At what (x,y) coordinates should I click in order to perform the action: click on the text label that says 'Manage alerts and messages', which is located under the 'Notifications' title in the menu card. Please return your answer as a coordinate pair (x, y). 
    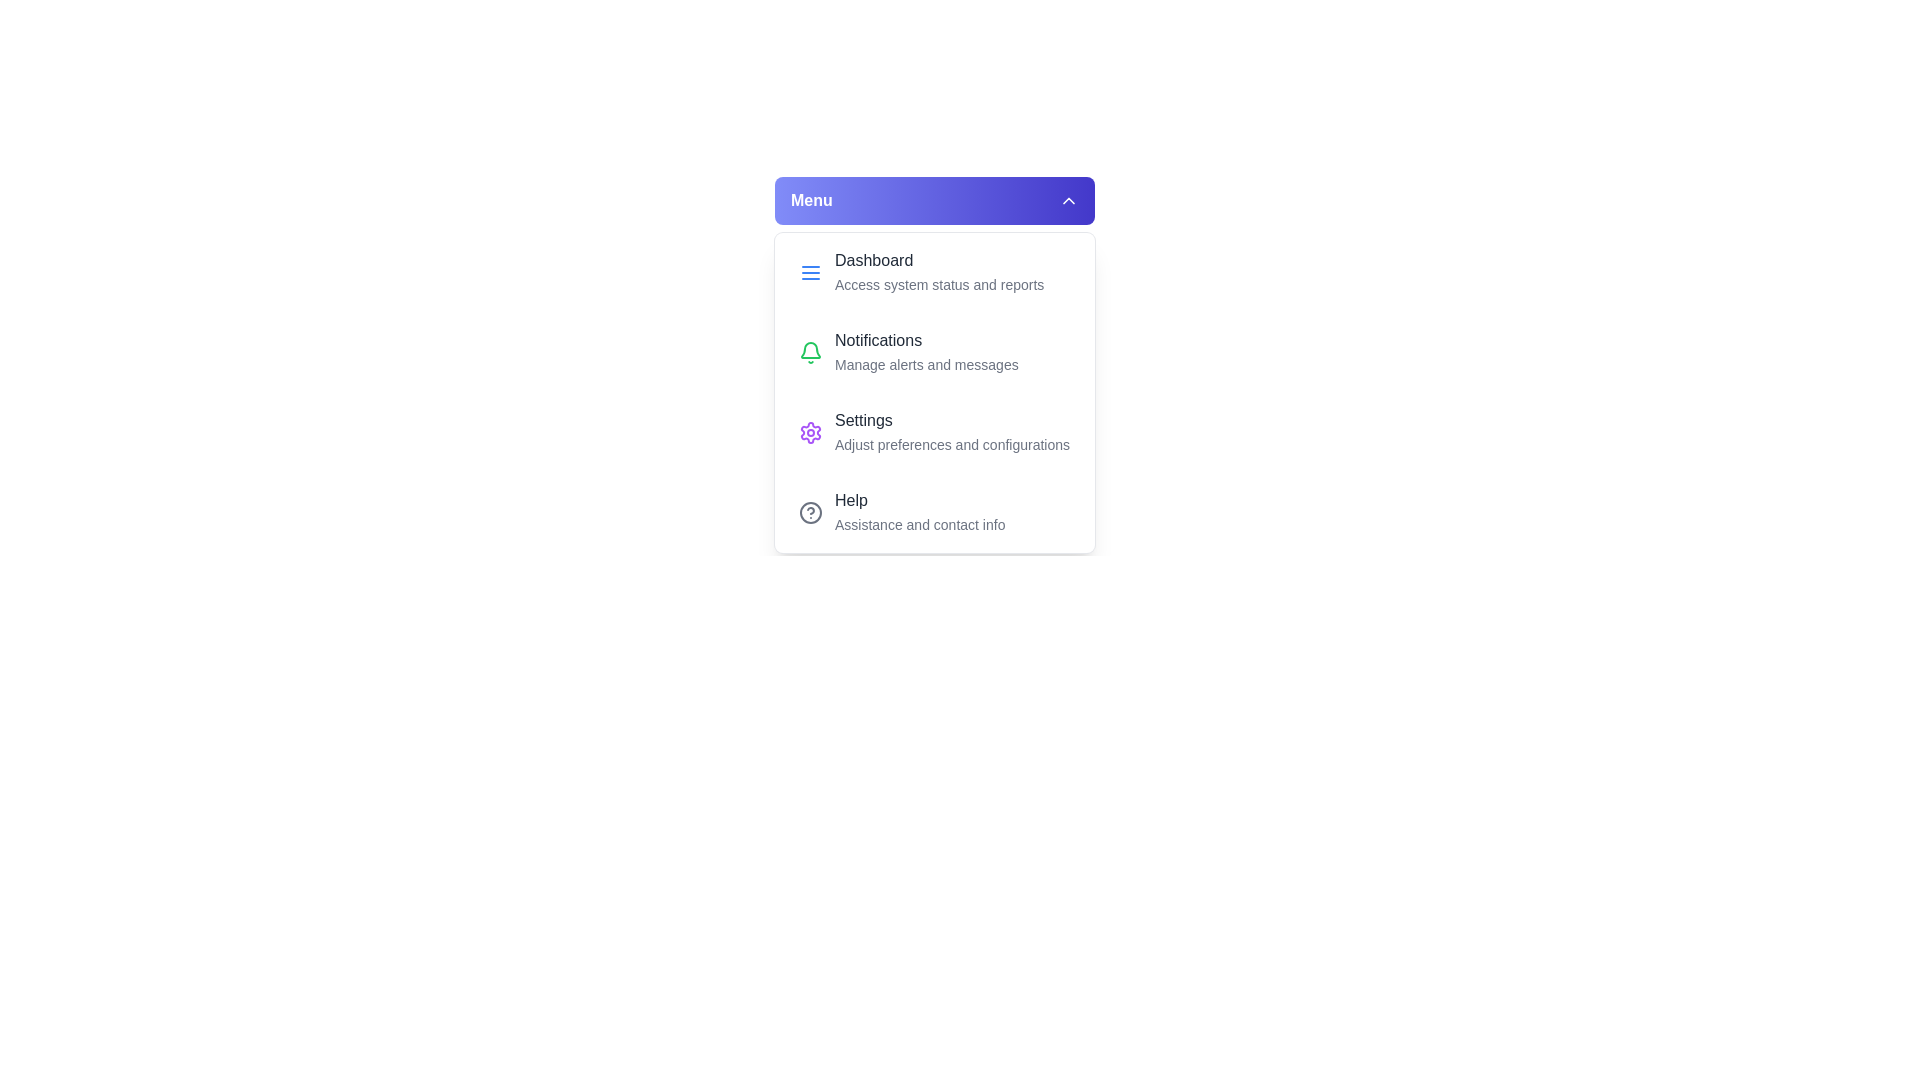
    Looking at the image, I should click on (925, 365).